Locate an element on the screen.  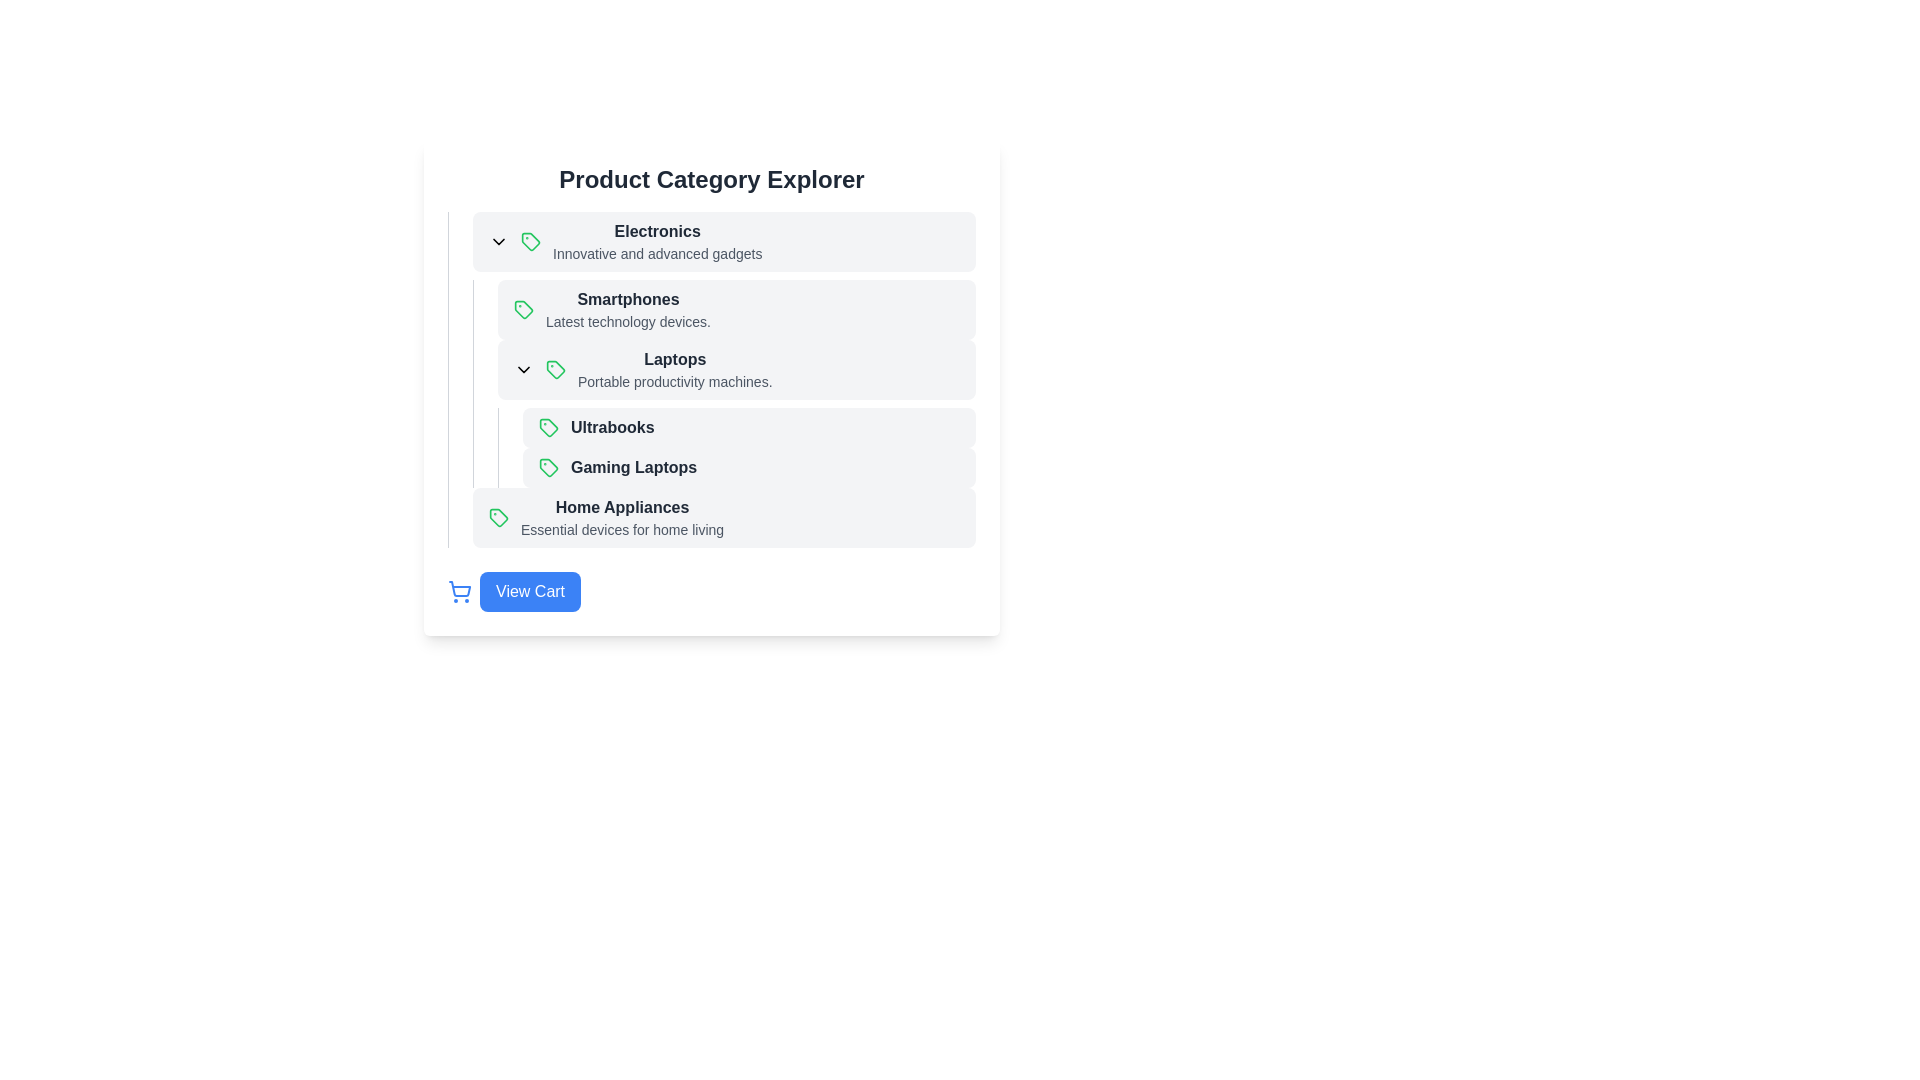
or tab to the 'Home Appliances' menu item is located at coordinates (723, 516).